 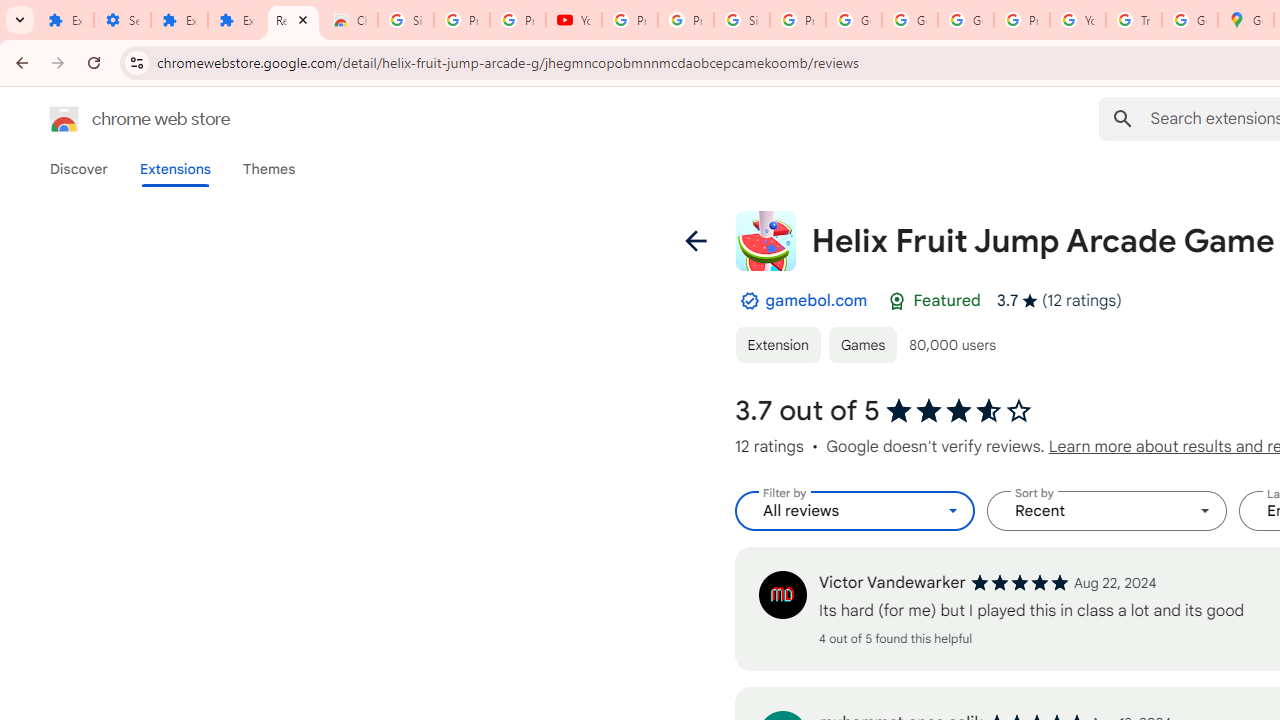 What do you see at coordinates (1019, 582) in the screenshot?
I see `'5 out of 5 stars'` at bounding box center [1019, 582].